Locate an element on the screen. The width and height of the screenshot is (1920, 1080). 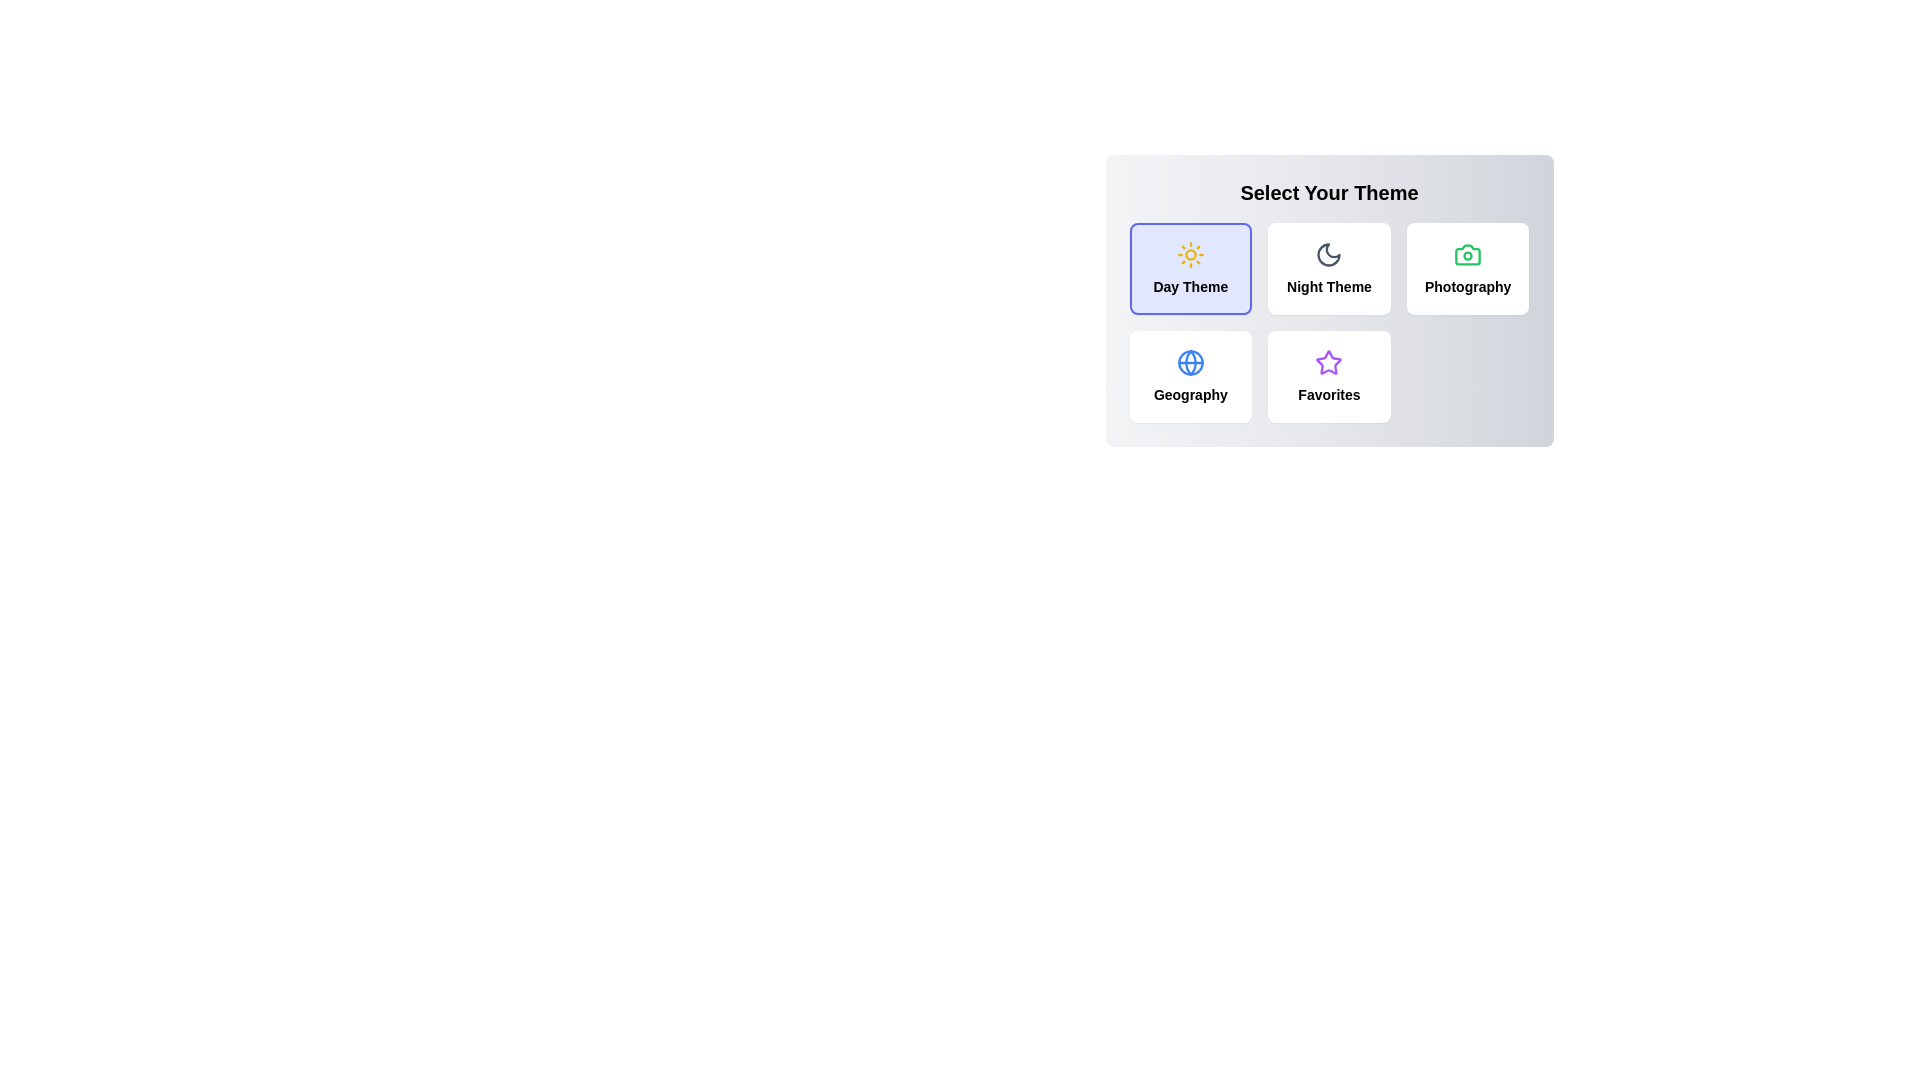
the photography category icon located at the top-center of the card labeled 'Photography.' is located at coordinates (1468, 253).